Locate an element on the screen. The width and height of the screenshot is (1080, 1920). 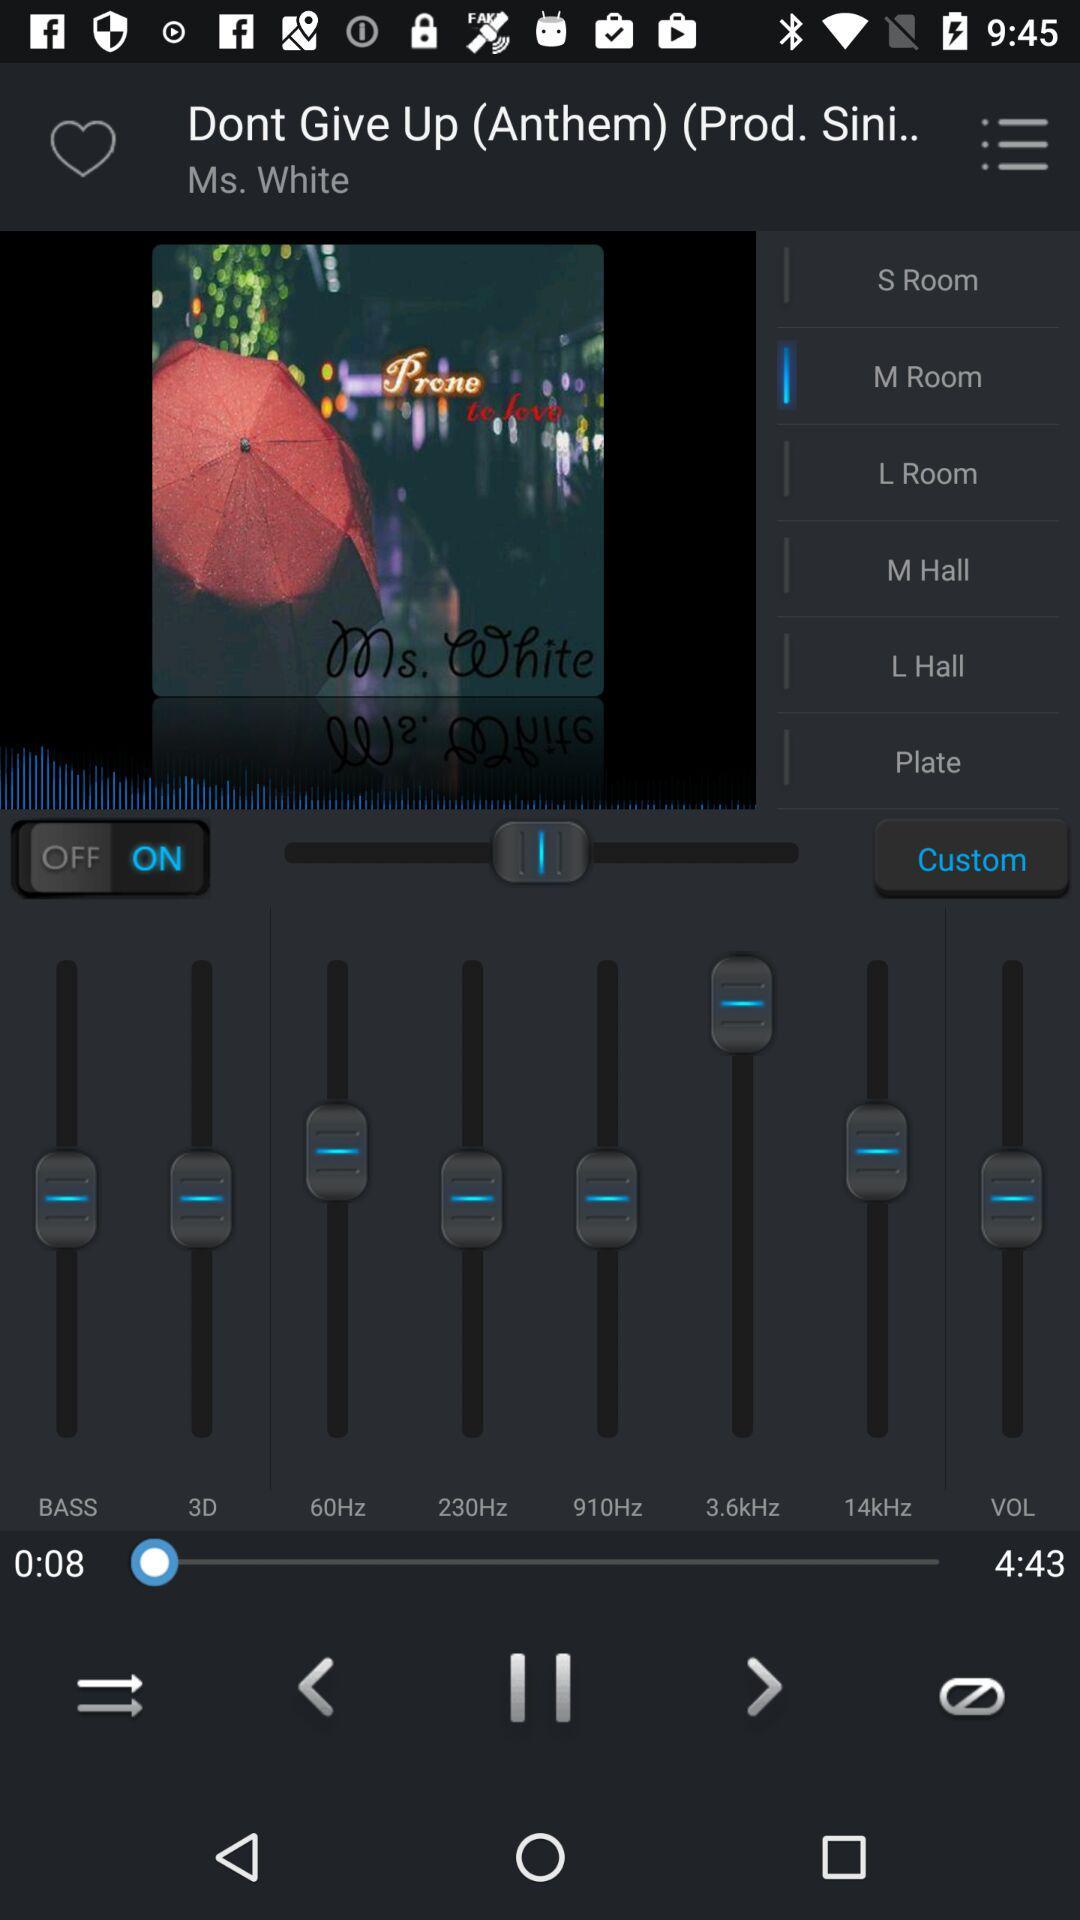
the arrow_backward icon is located at coordinates (323, 1692).